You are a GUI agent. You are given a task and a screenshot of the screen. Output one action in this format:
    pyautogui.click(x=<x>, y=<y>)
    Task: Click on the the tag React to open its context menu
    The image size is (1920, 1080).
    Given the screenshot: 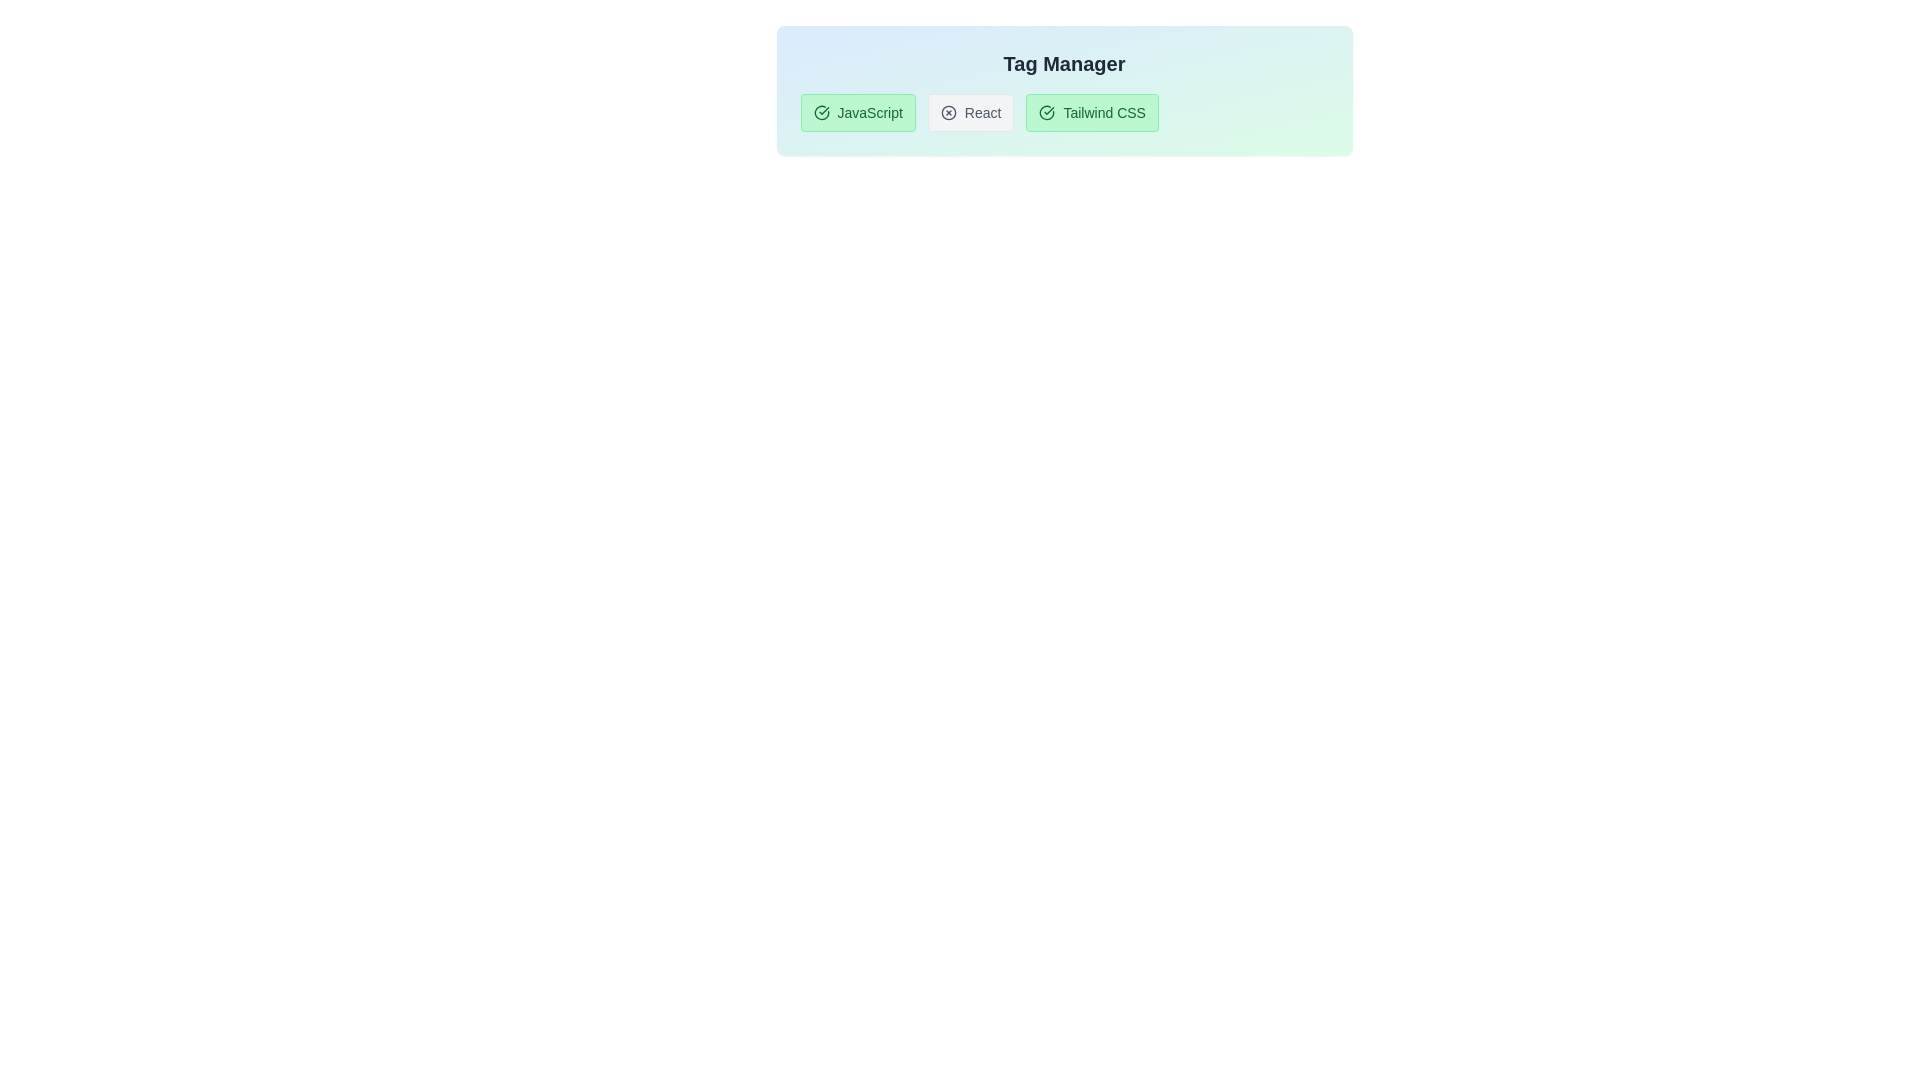 What is the action you would take?
    pyautogui.click(x=970, y=112)
    